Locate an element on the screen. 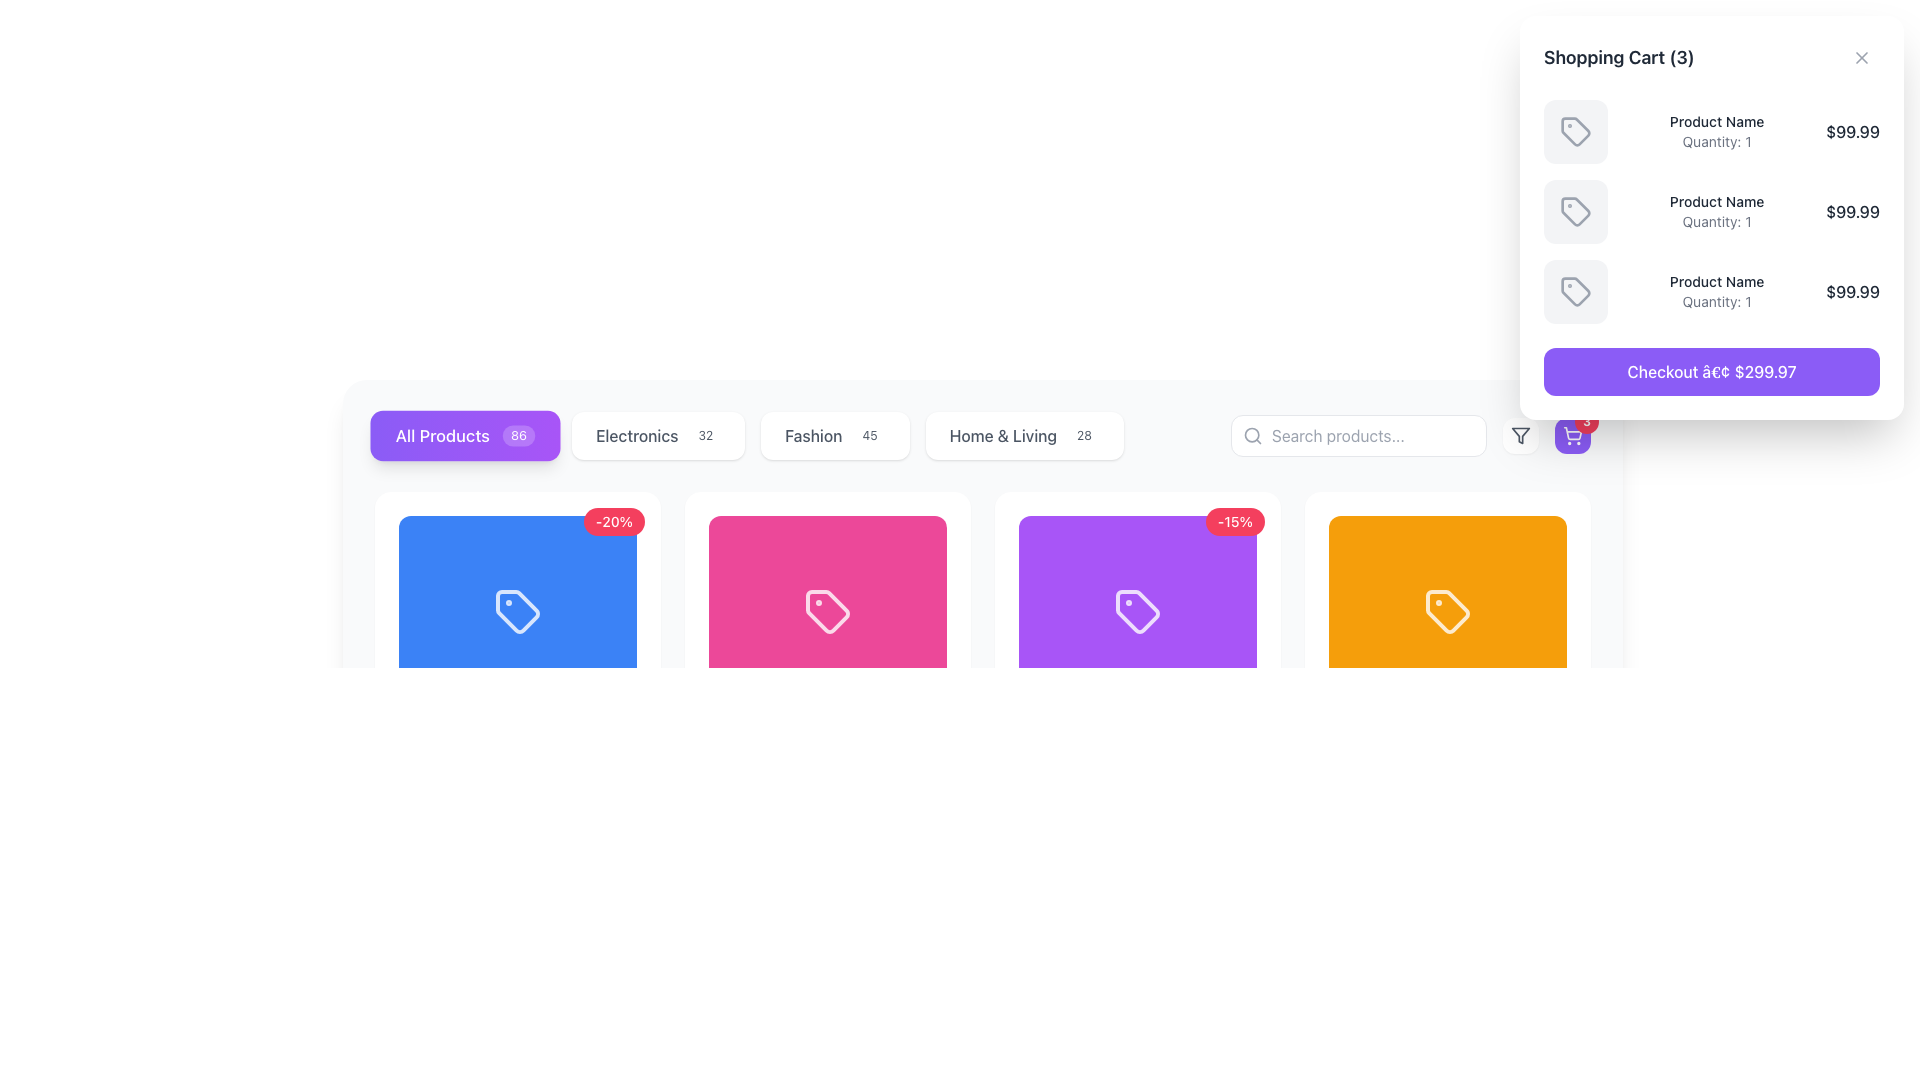 Image resolution: width=1920 pixels, height=1080 pixels. the numerical indicator Badge located on the far-right side of the 'Fashion' button in the navigation menu is located at coordinates (869, 434).